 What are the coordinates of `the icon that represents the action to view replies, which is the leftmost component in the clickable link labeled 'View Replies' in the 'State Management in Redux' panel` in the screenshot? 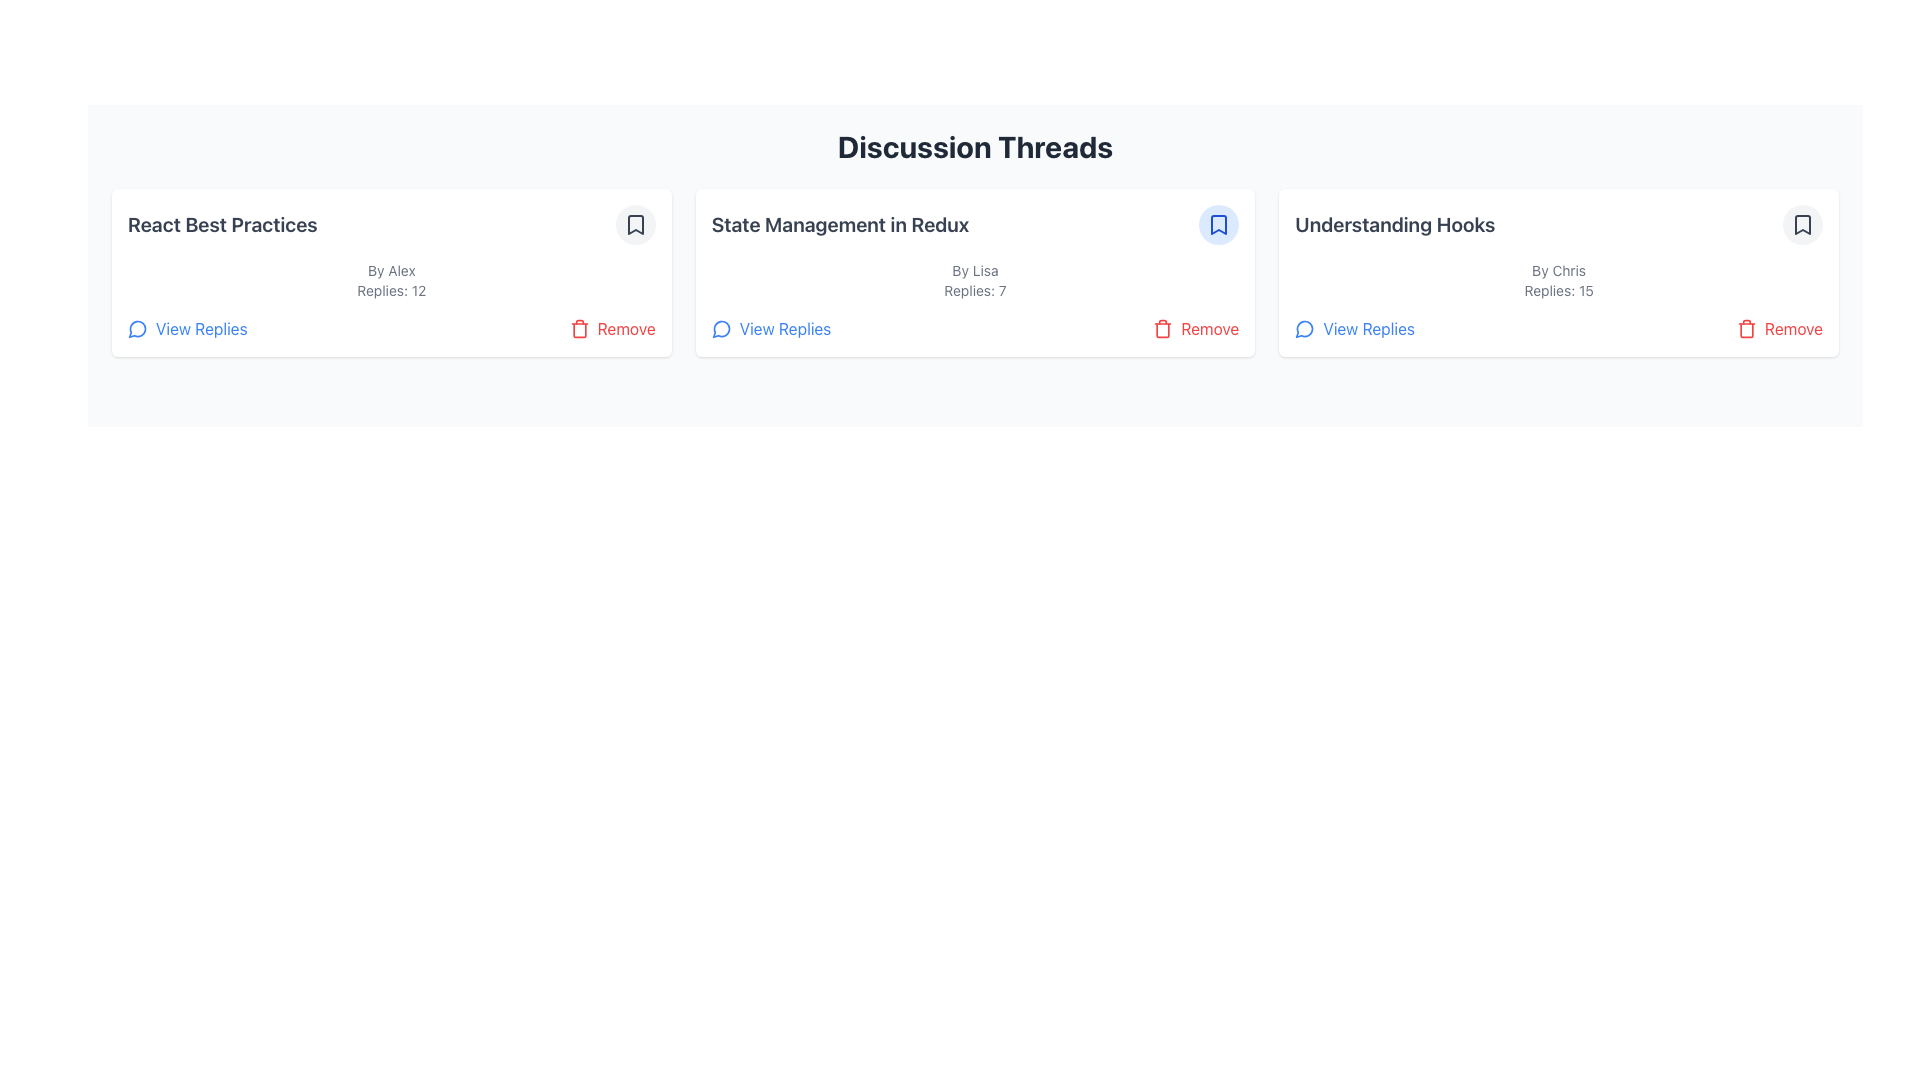 It's located at (720, 327).